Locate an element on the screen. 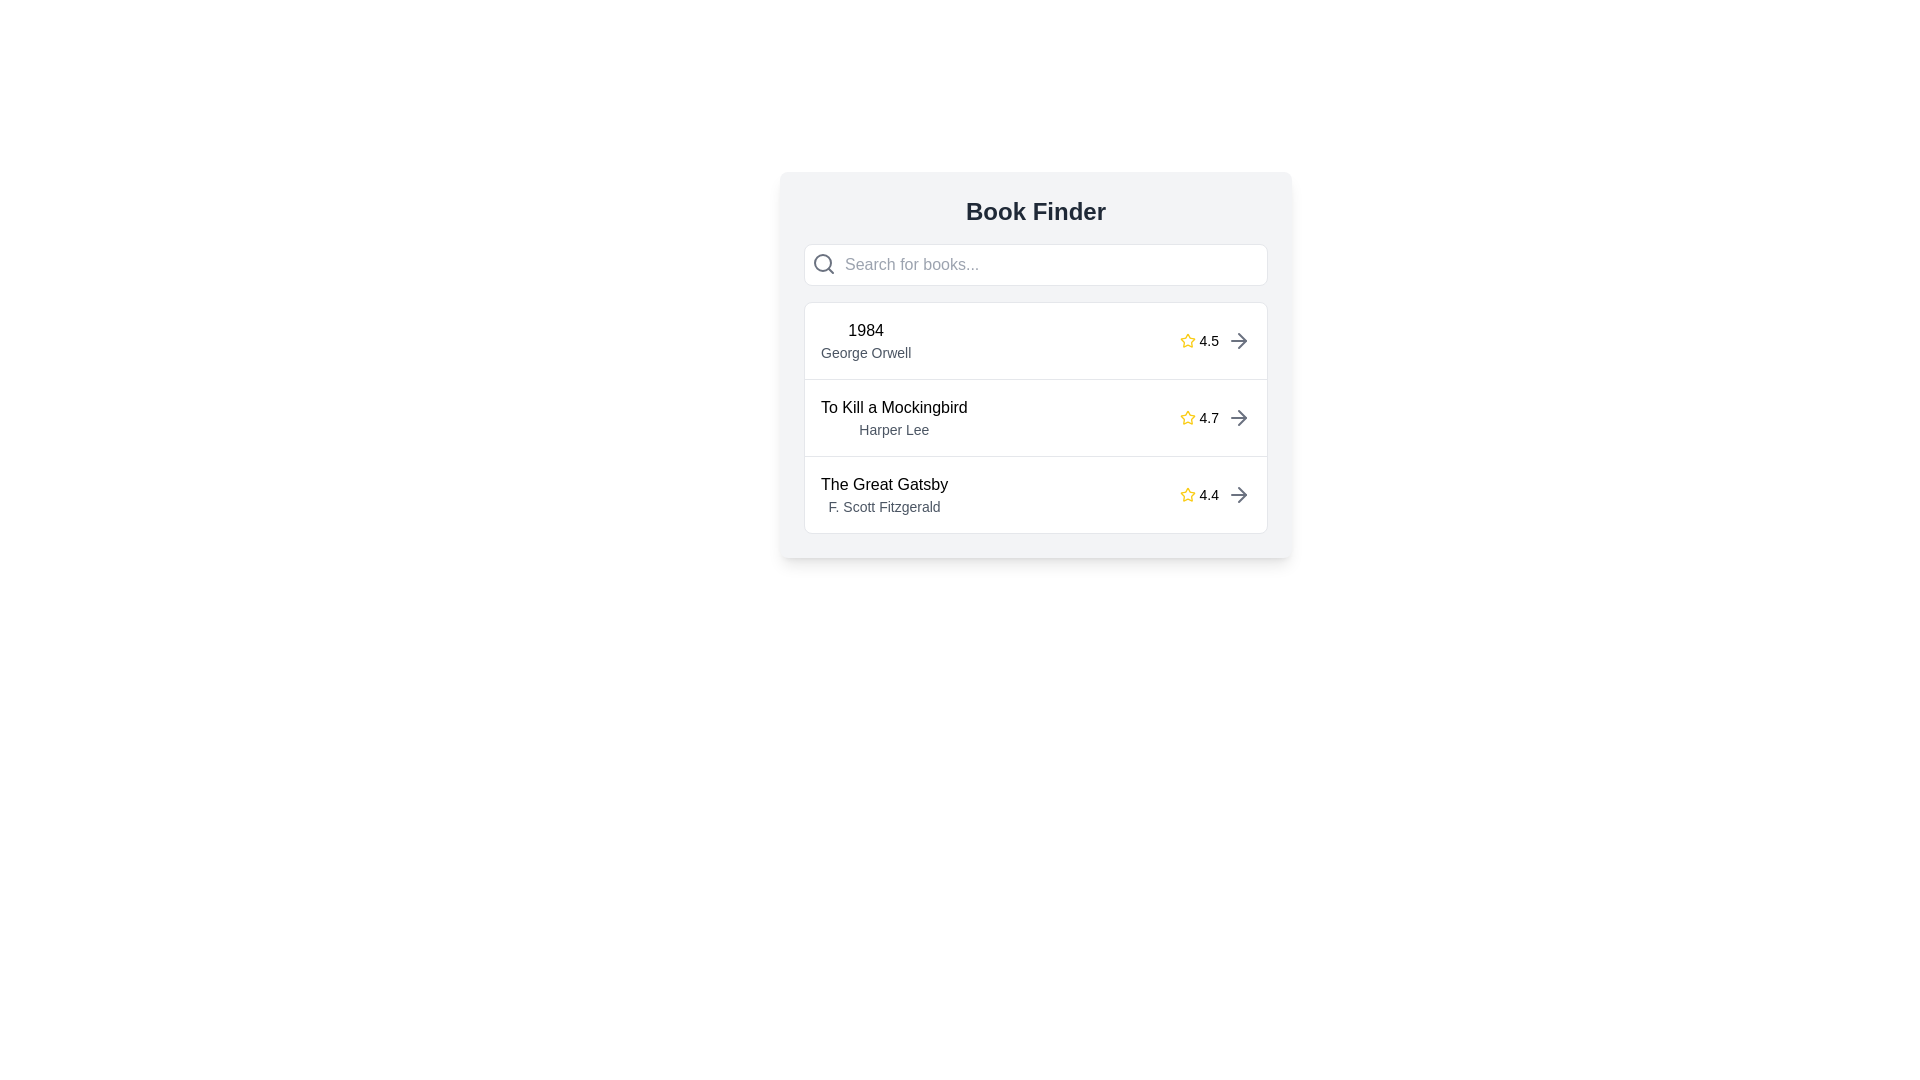 Image resolution: width=1920 pixels, height=1080 pixels. the navigational arrow icon located at the far right of the 'The Great Gatsby' book entry, adjacent to the rating '4.4' is located at coordinates (1237, 494).